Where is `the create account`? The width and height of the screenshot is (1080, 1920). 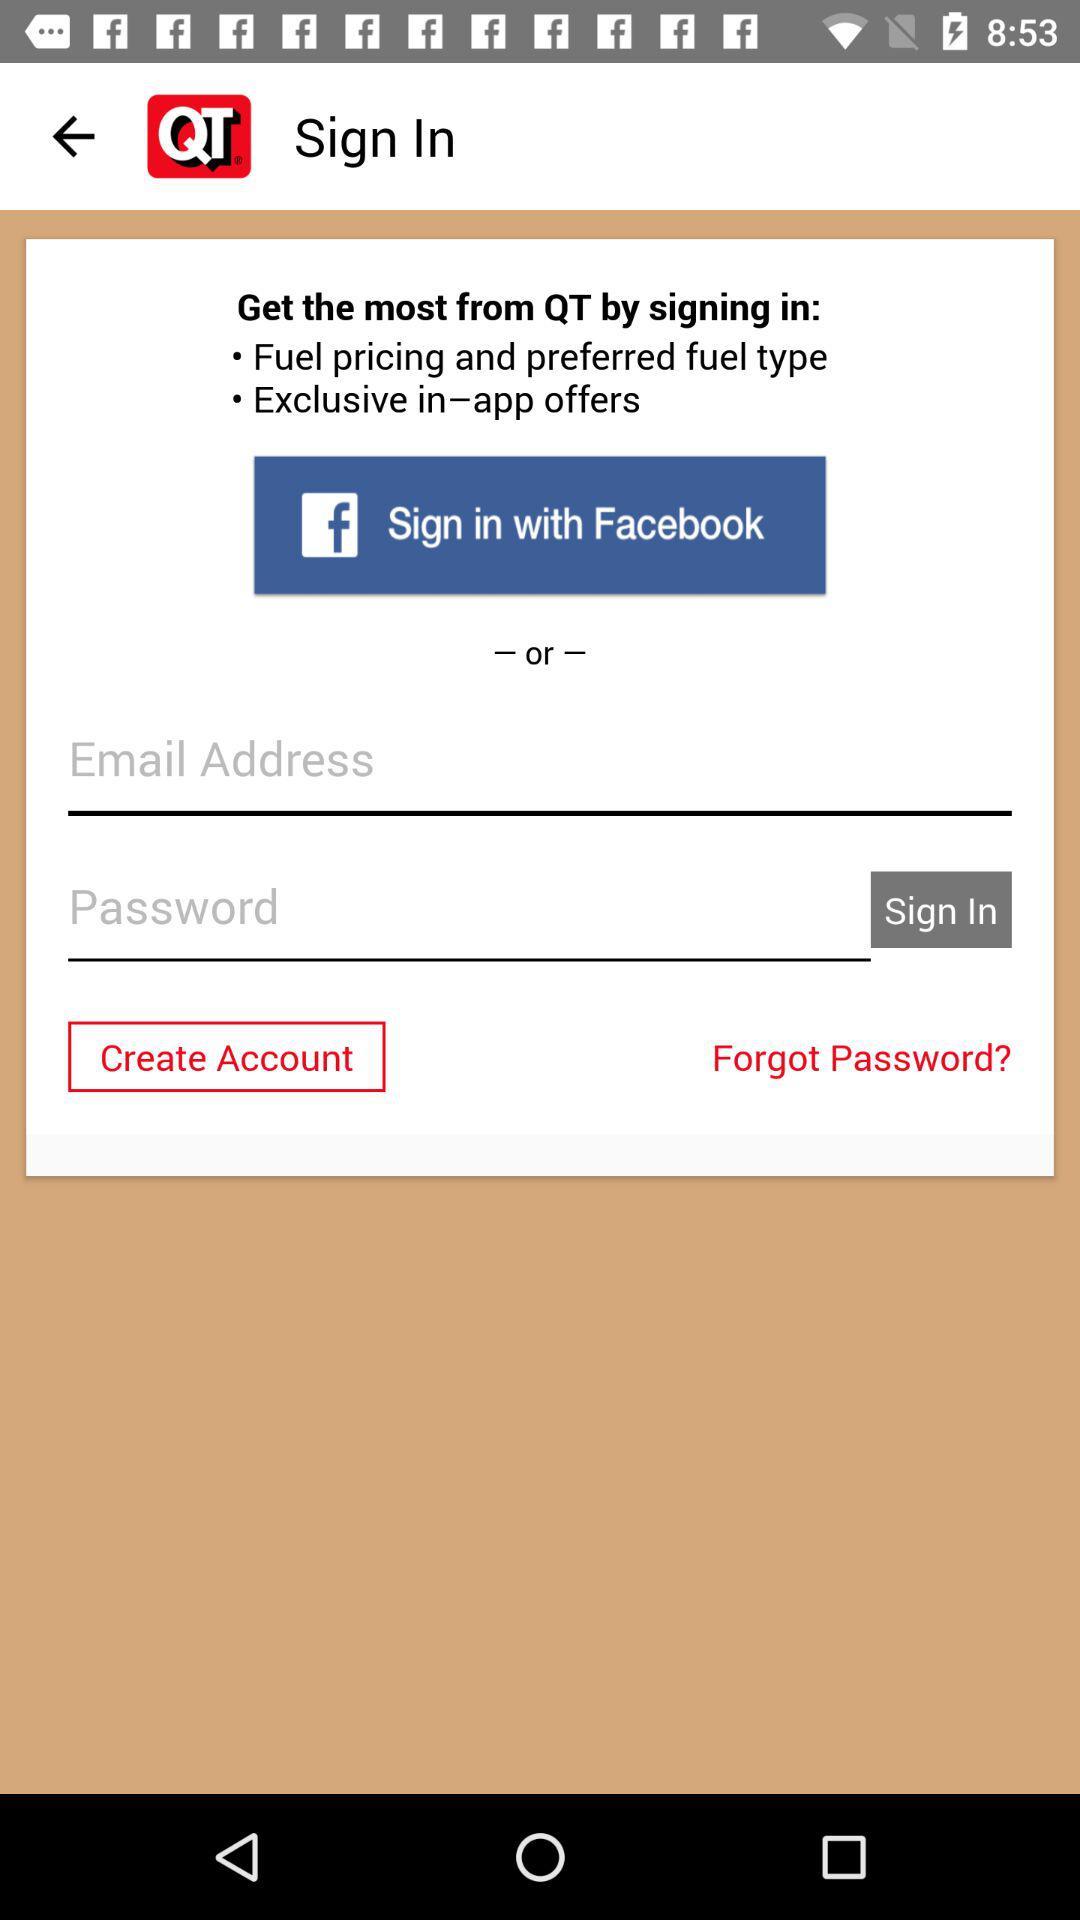 the create account is located at coordinates (225, 1055).